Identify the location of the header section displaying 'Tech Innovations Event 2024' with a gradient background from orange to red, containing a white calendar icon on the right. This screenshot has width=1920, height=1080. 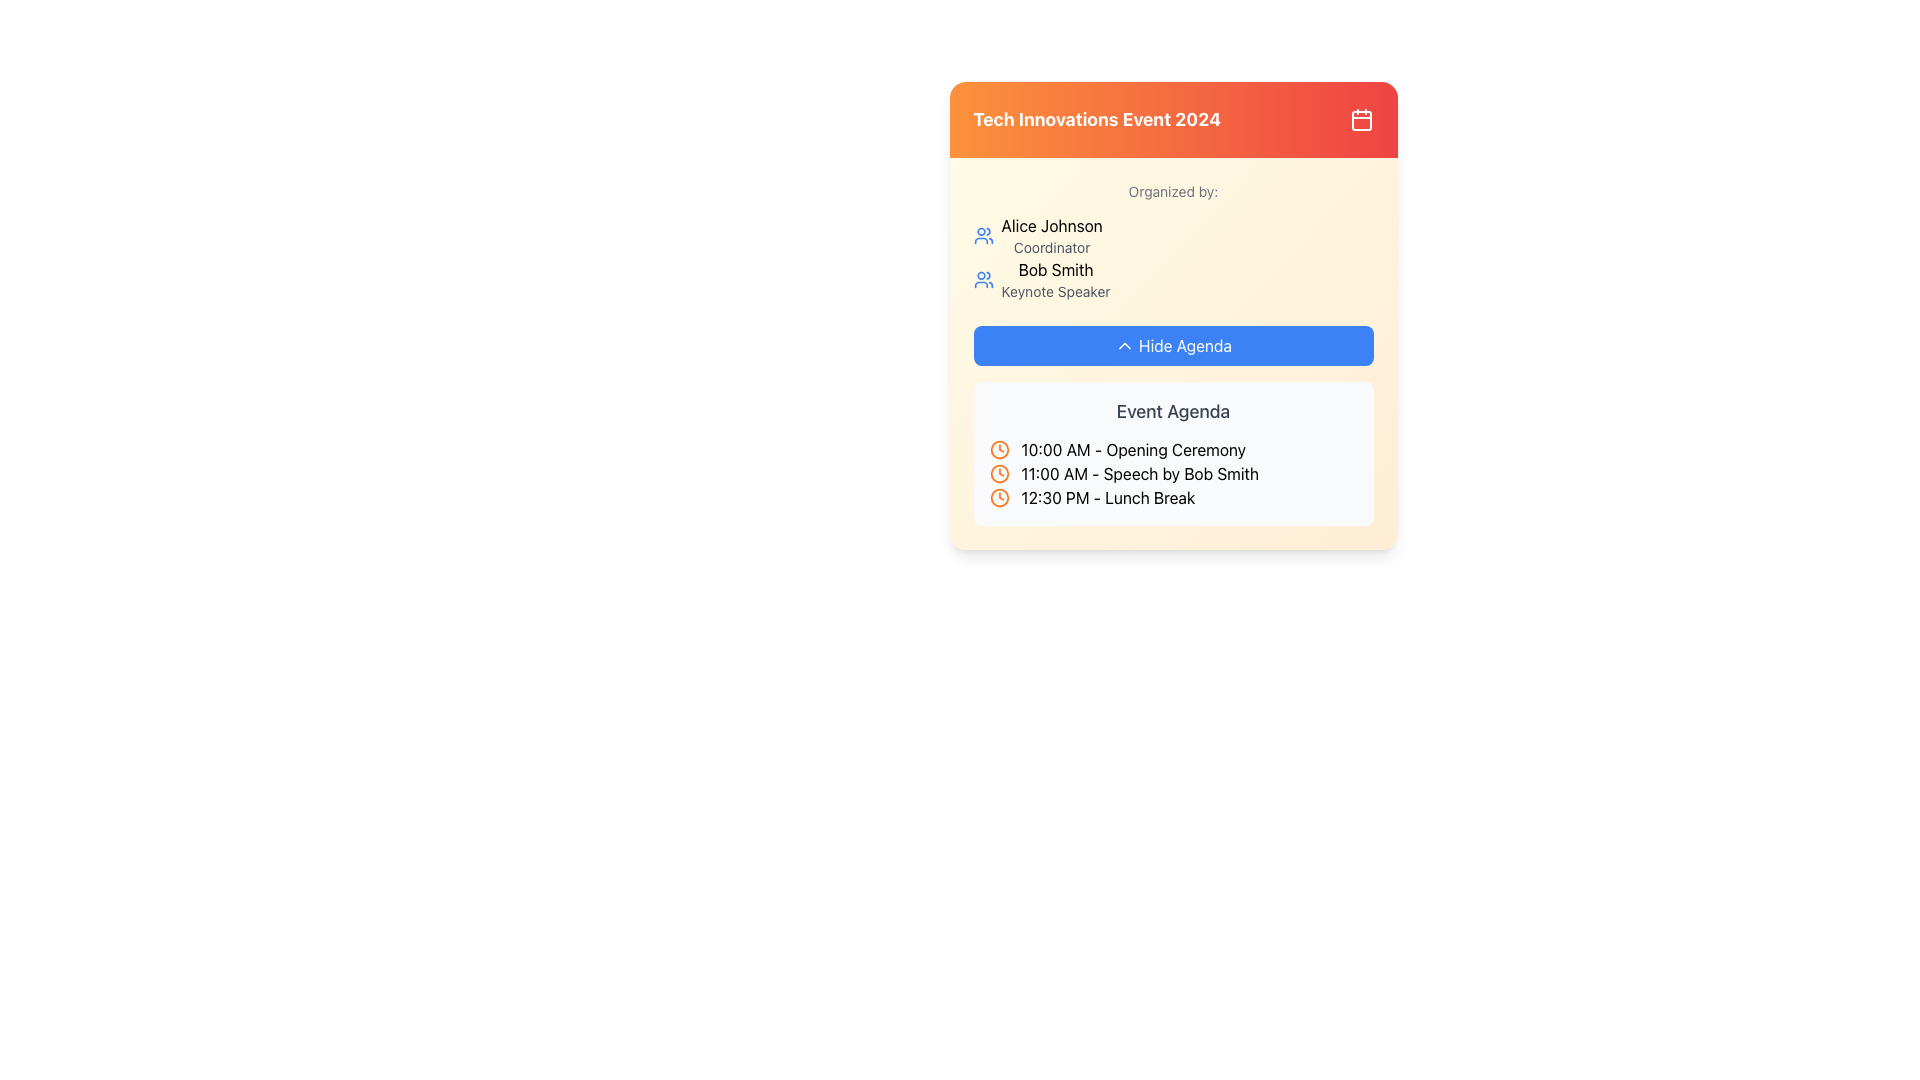
(1173, 119).